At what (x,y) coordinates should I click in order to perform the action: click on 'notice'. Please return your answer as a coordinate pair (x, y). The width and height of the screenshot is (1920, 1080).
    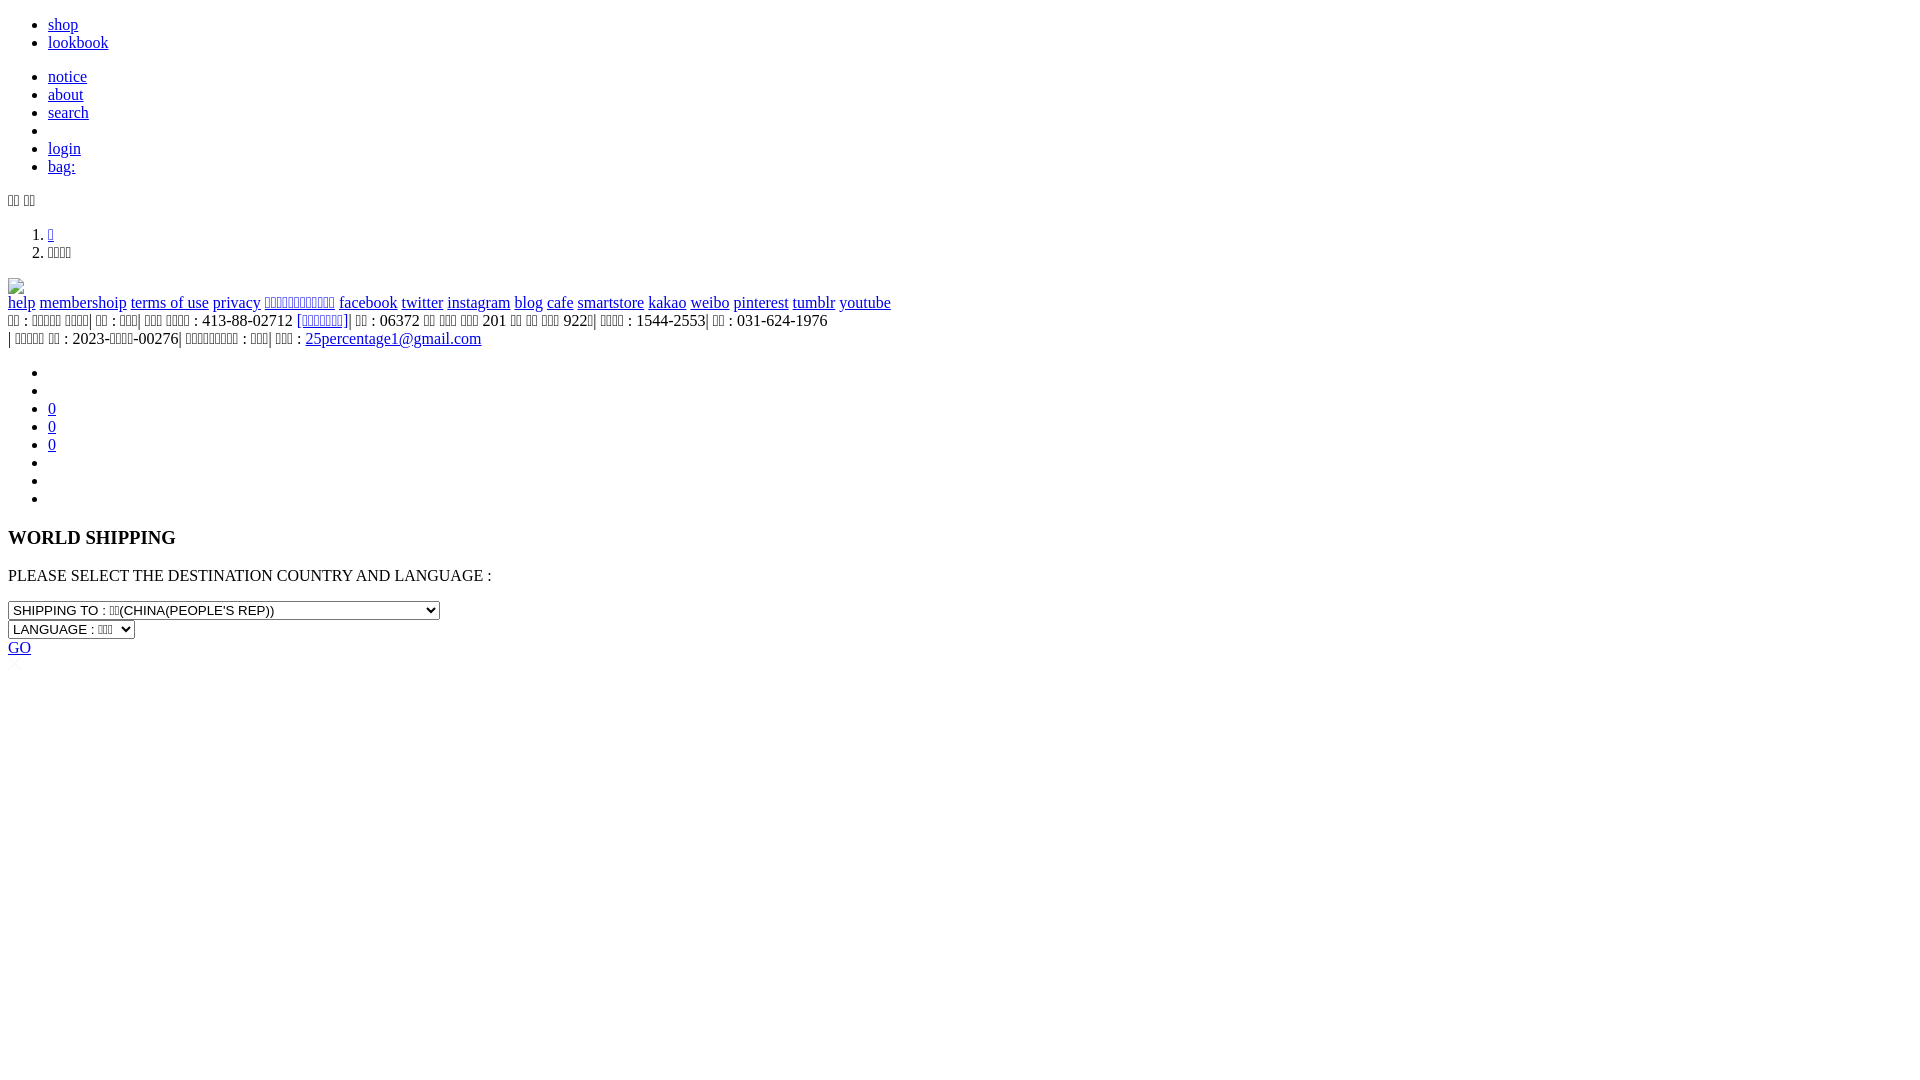
    Looking at the image, I should click on (67, 75).